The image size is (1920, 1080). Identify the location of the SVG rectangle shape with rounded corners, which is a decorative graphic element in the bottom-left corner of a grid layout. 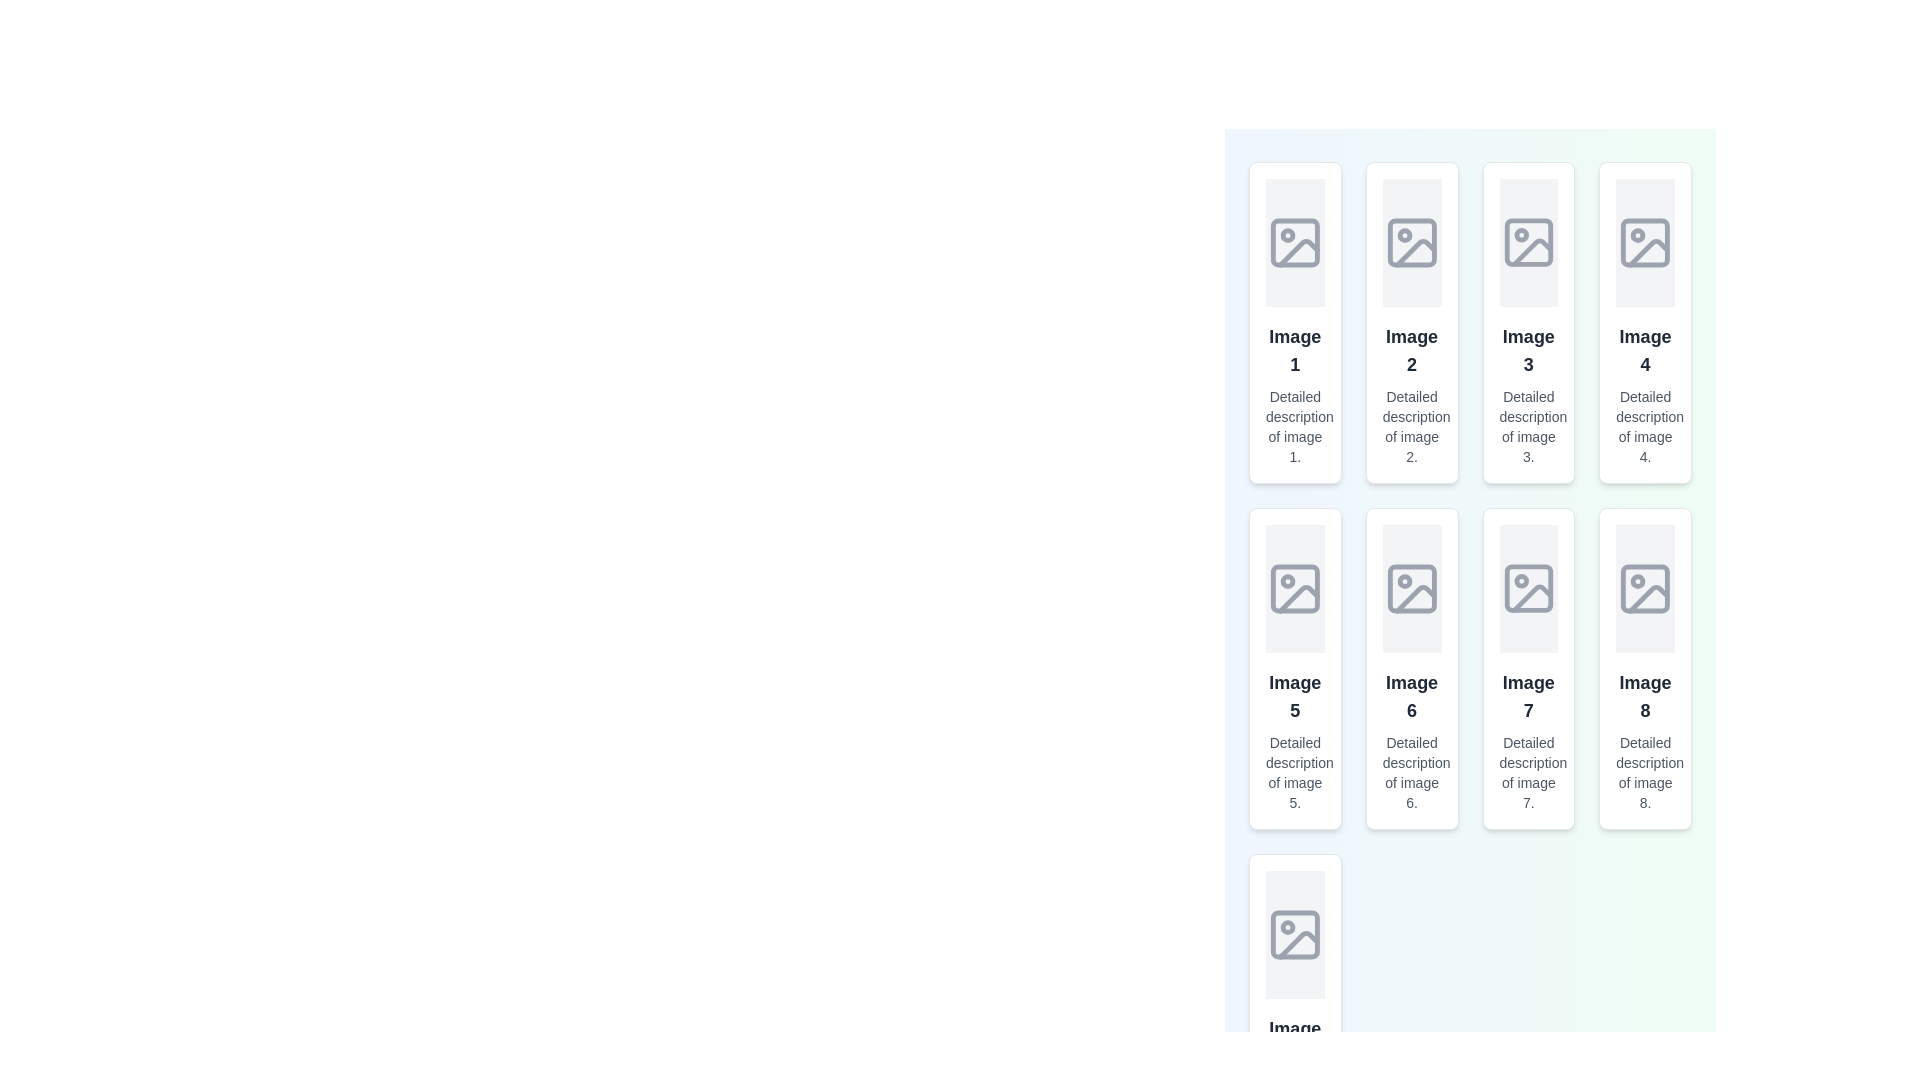
(1295, 934).